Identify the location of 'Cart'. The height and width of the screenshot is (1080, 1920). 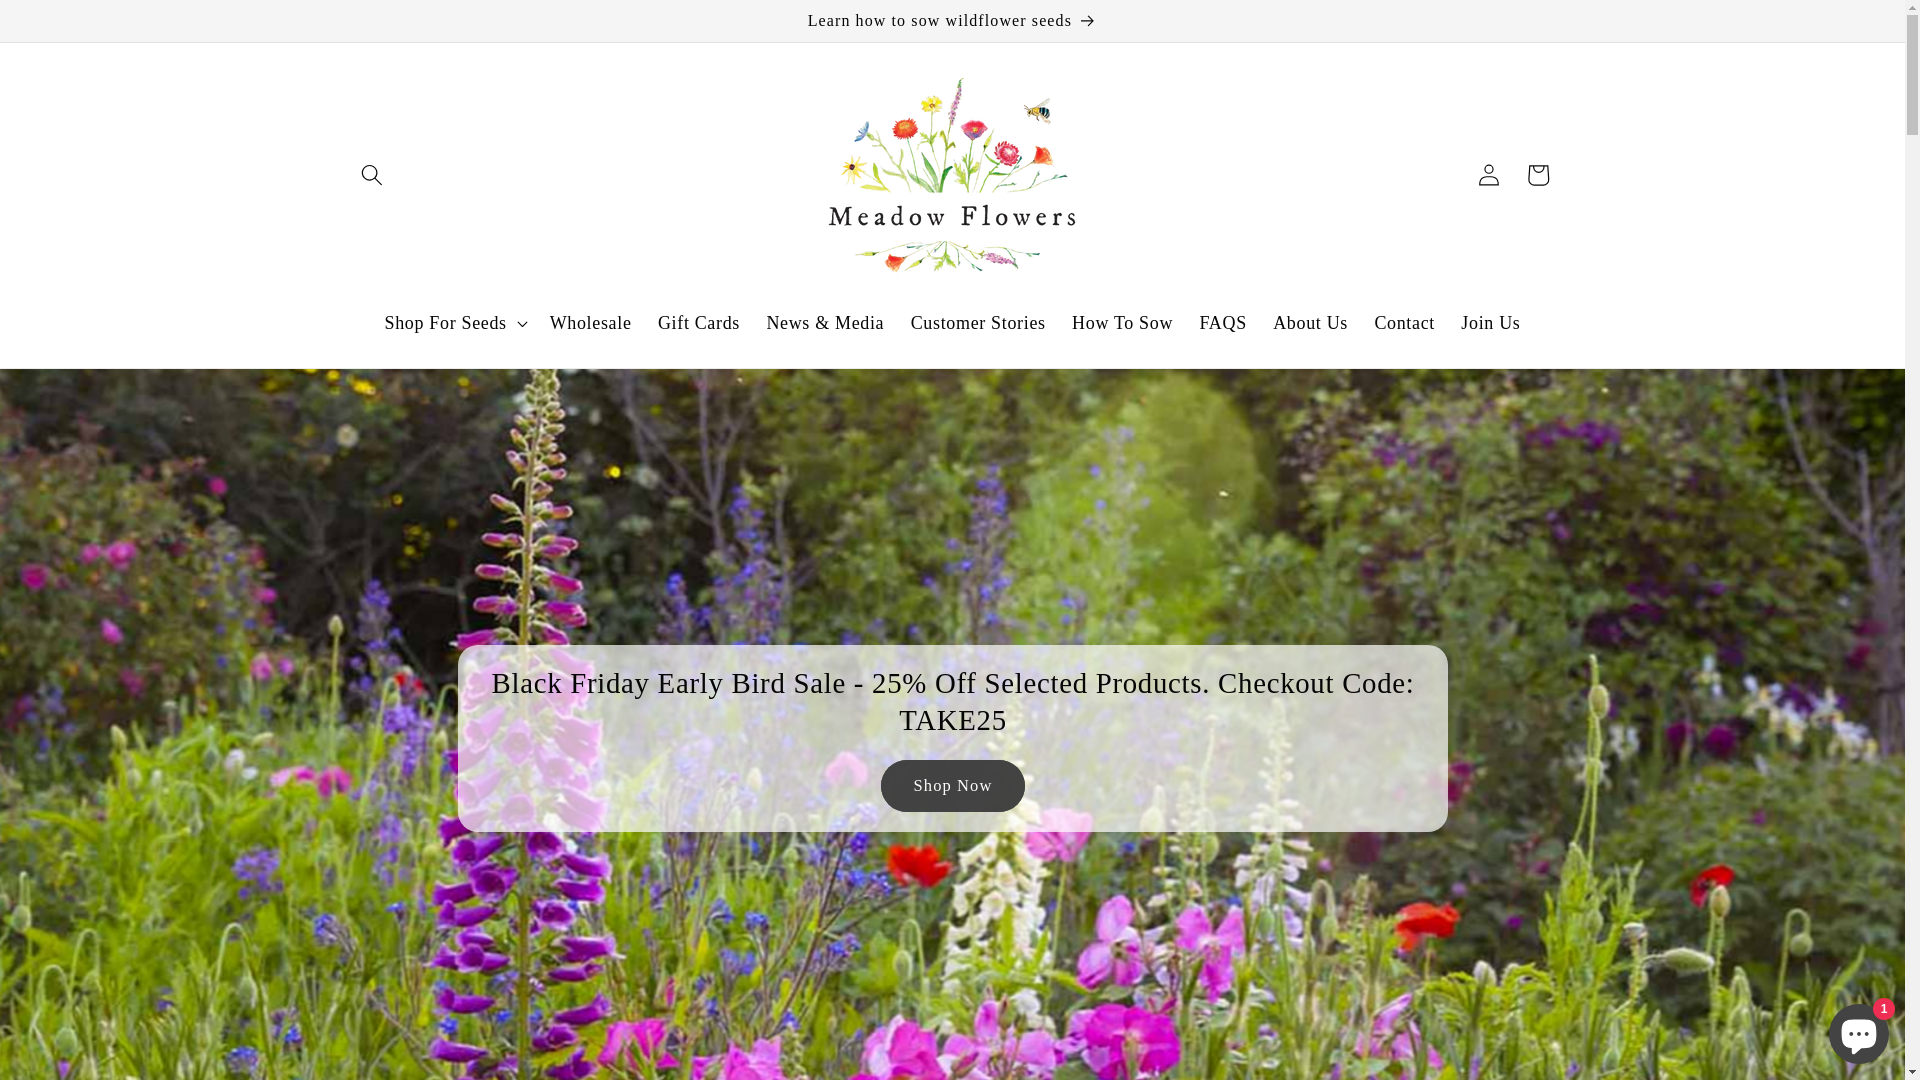
(1513, 173).